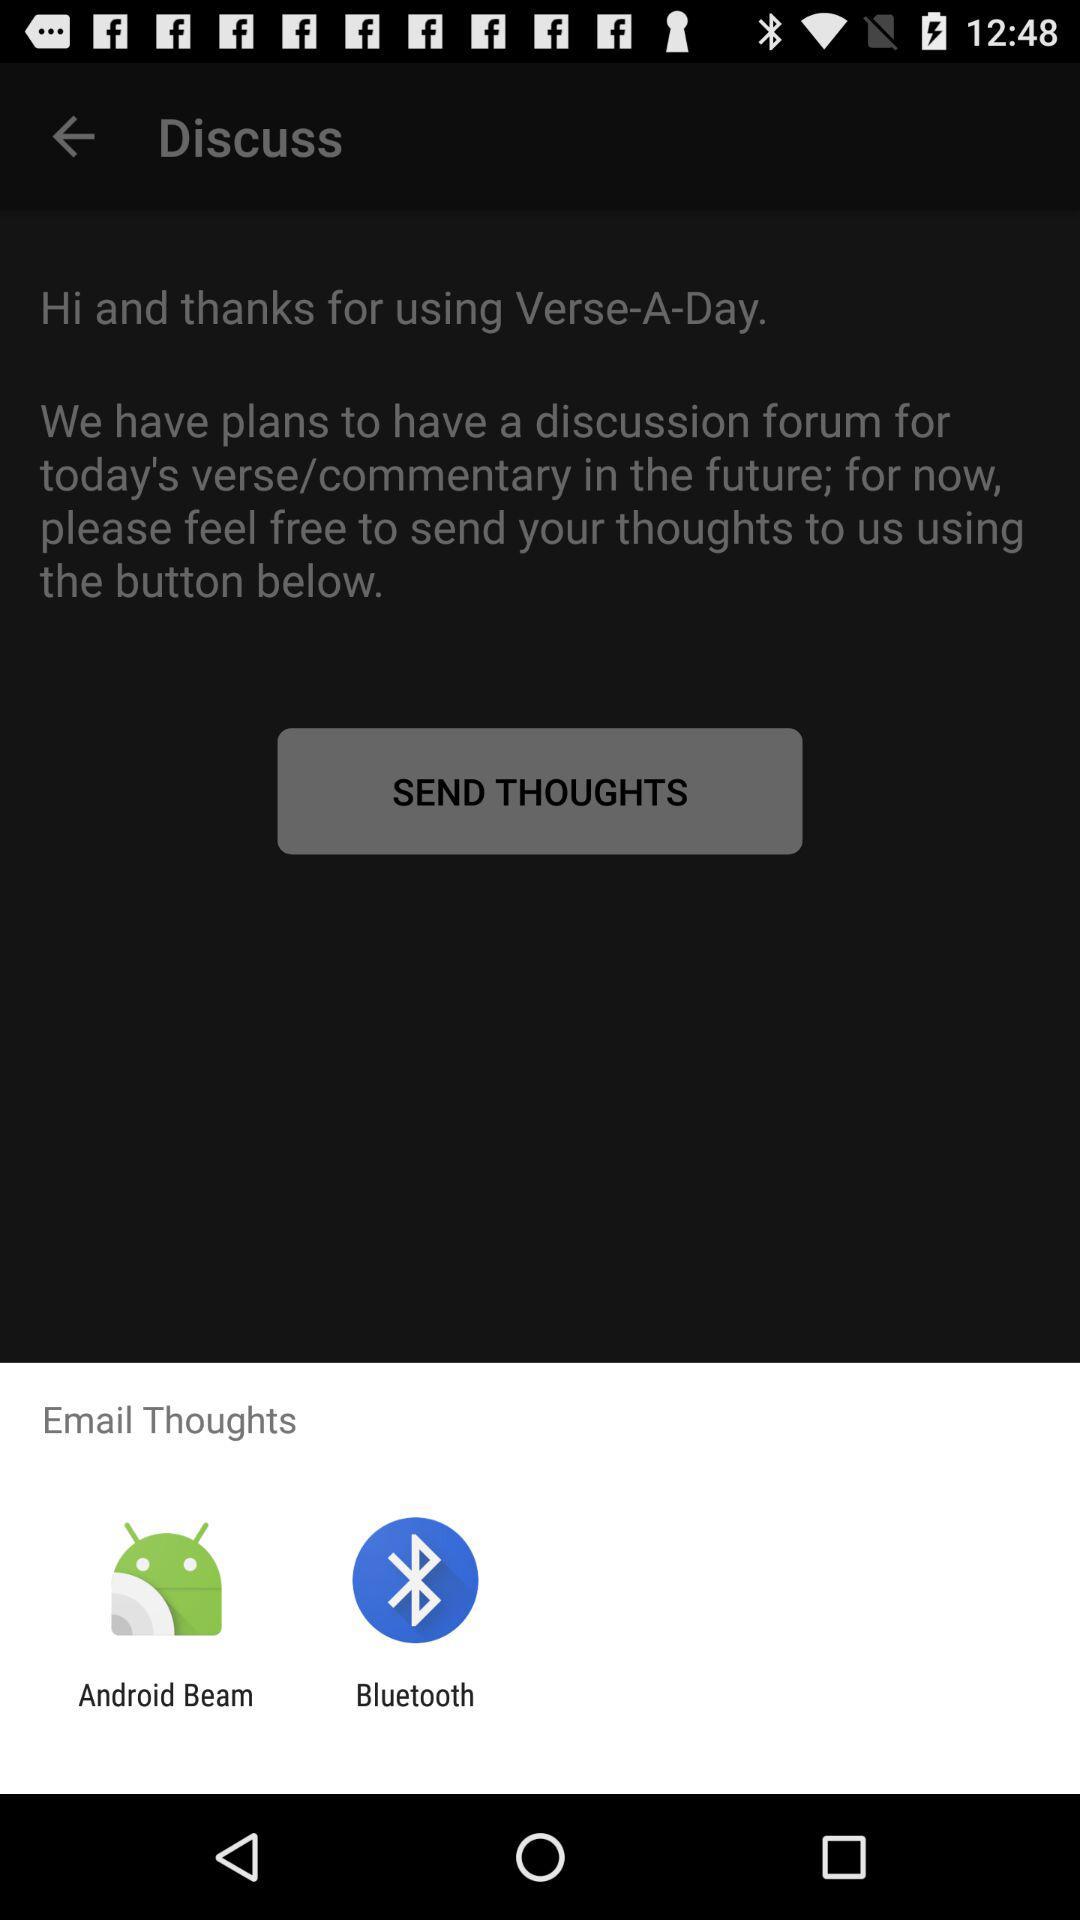  I want to click on icon next to the bluetooth icon, so click(165, 1711).